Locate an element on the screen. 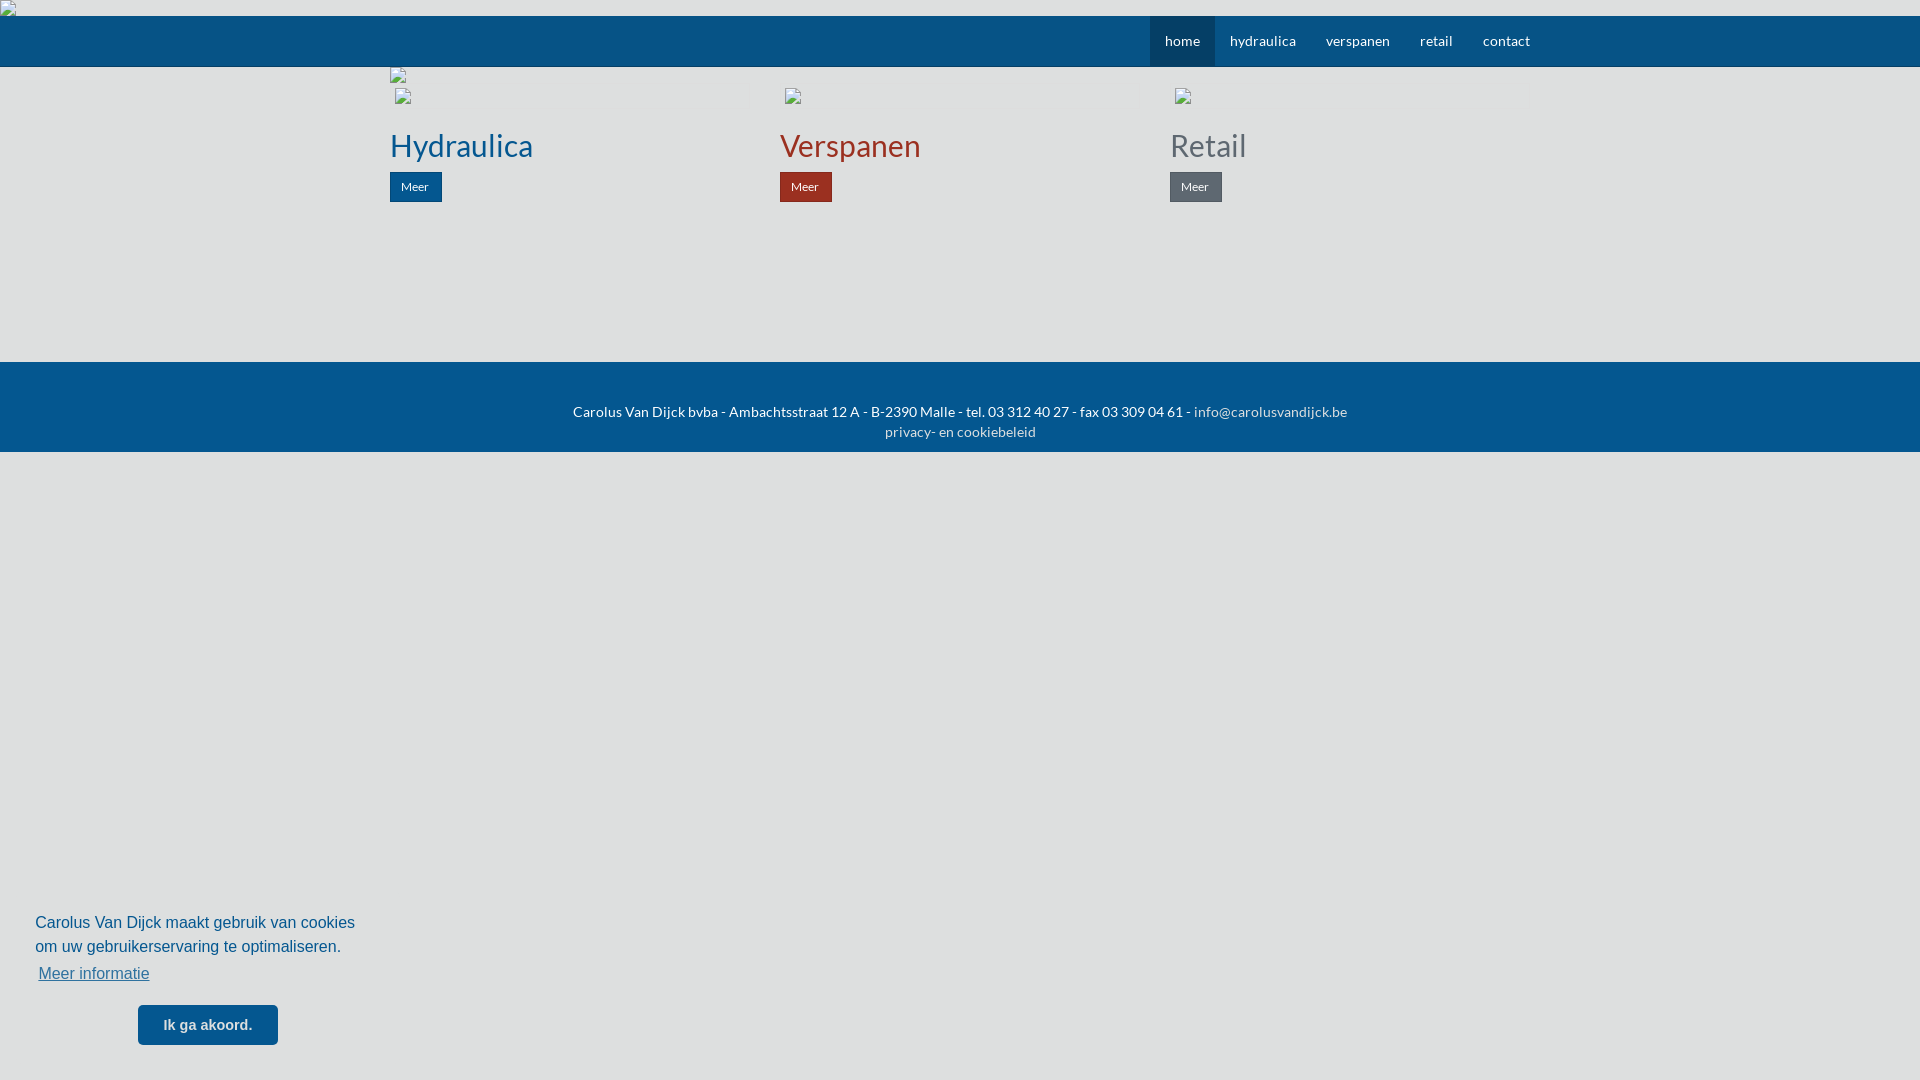  'contact' is located at coordinates (1506, 41).